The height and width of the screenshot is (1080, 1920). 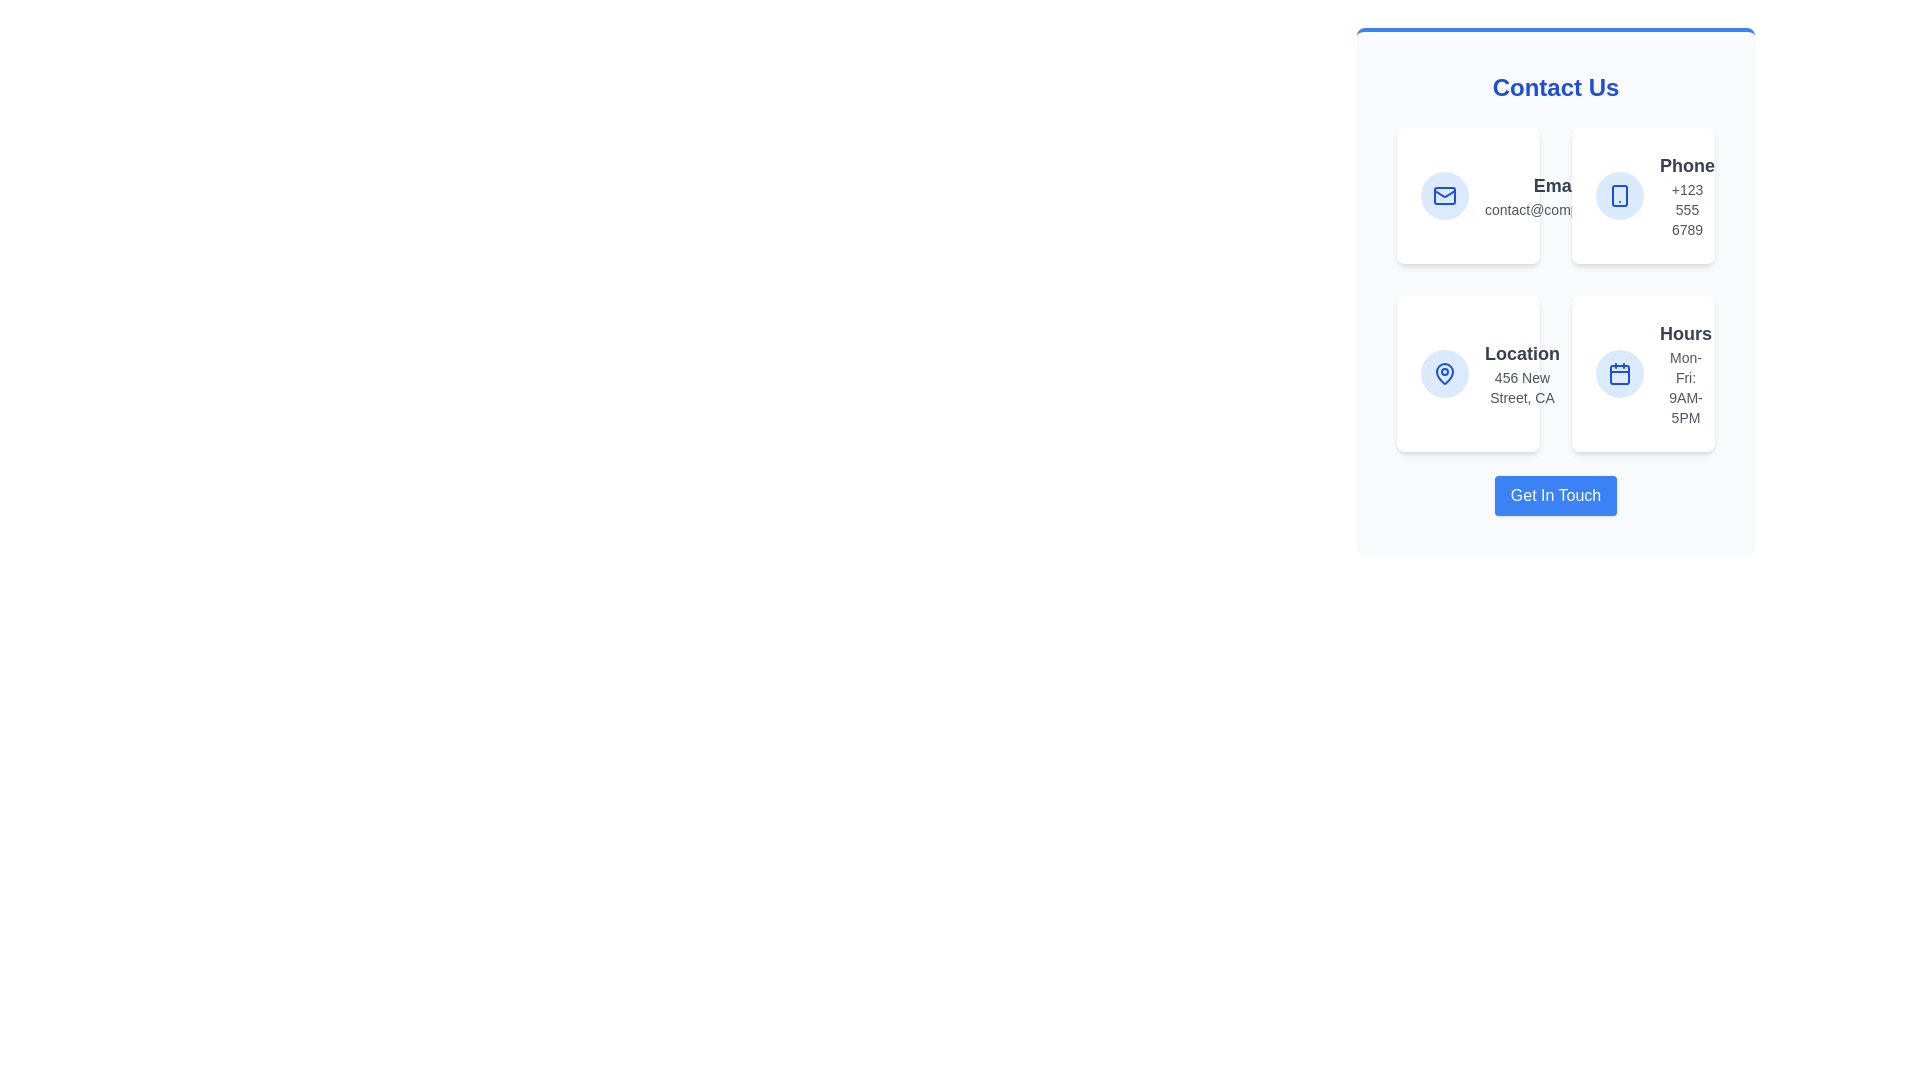 What do you see at coordinates (1684, 374) in the screenshot?
I see `business hours of operation displayed in the bottom-right card within the grid of four cards, located to the right of the 'Location' card and below the 'Phone' card` at bounding box center [1684, 374].